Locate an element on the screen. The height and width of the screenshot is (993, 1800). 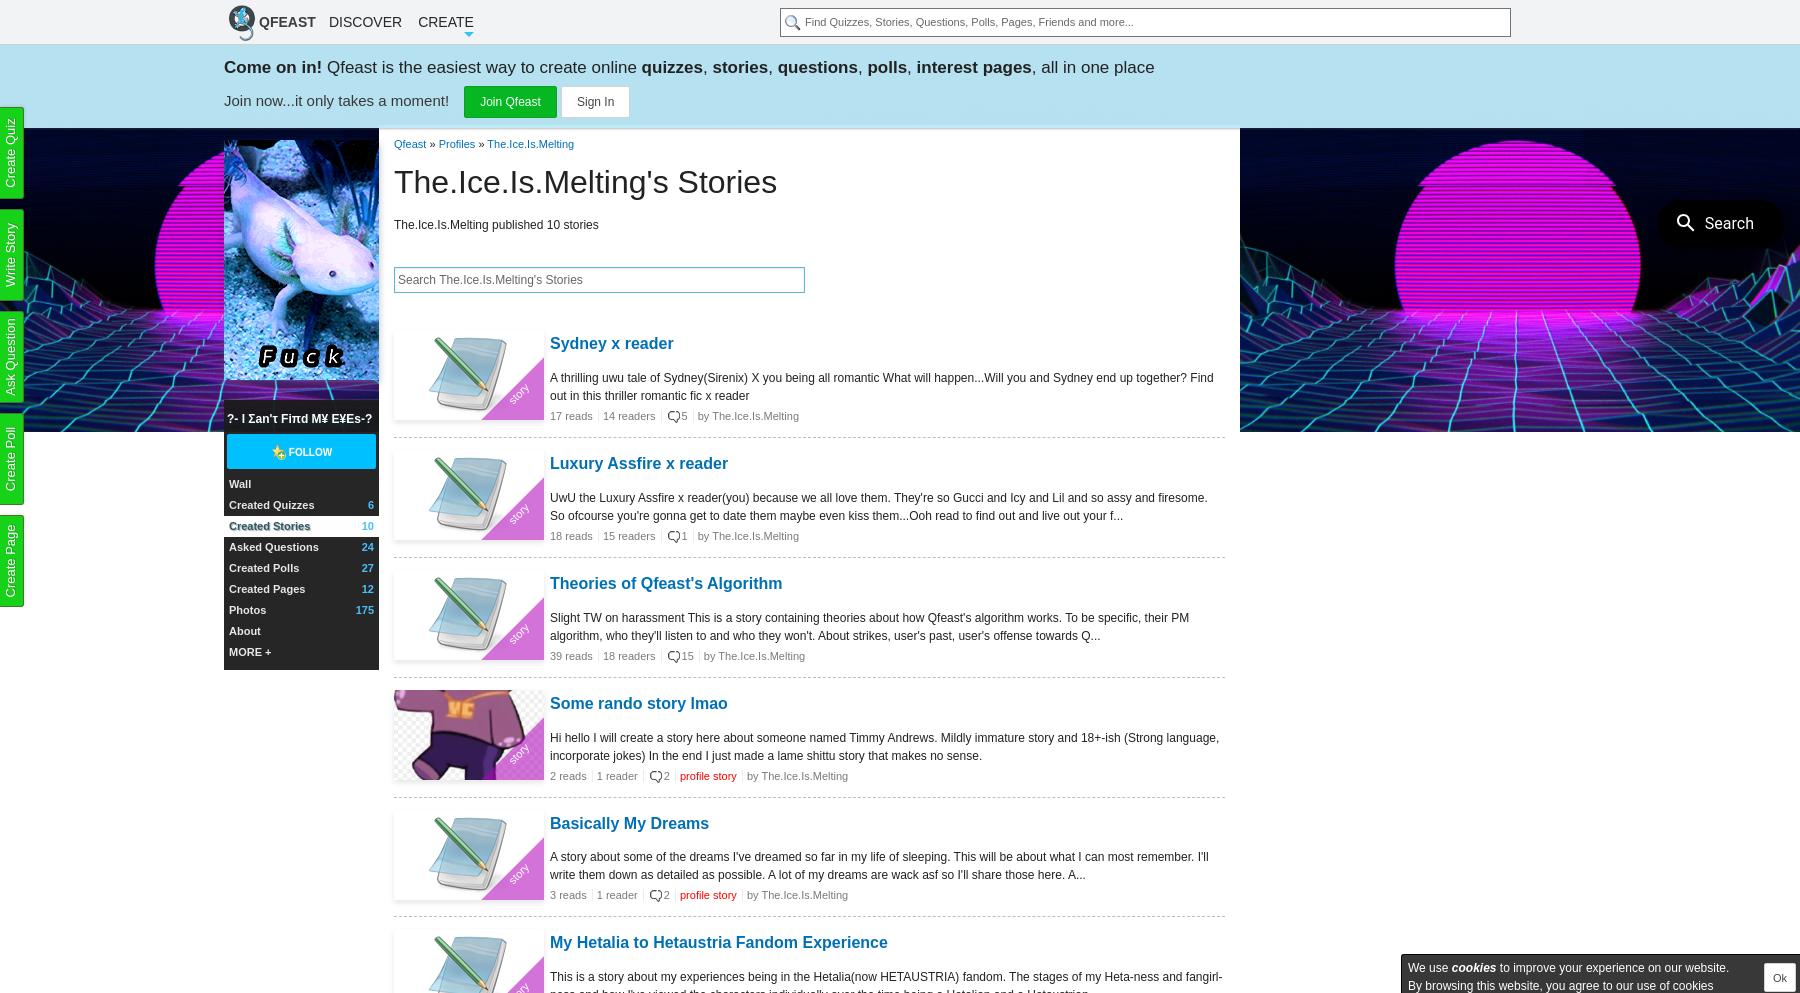
'questions' is located at coordinates (817, 67).